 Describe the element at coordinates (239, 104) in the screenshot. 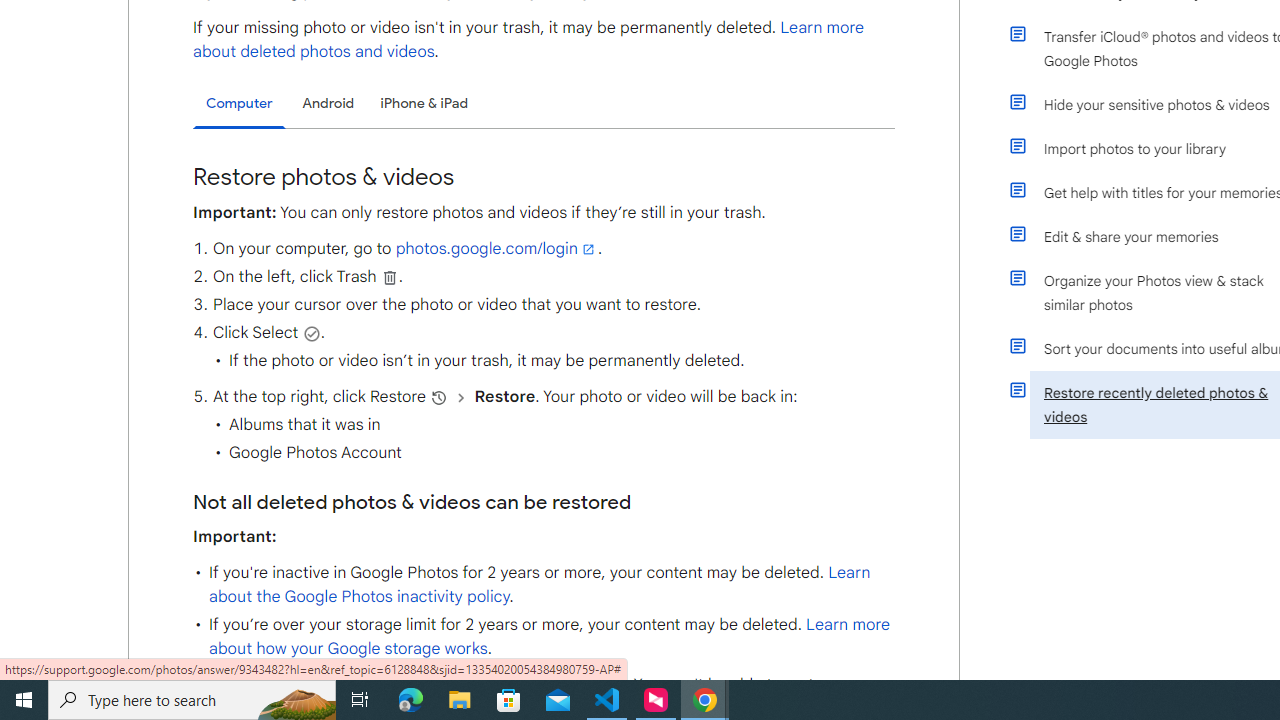

I see `'Computer'` at that location.